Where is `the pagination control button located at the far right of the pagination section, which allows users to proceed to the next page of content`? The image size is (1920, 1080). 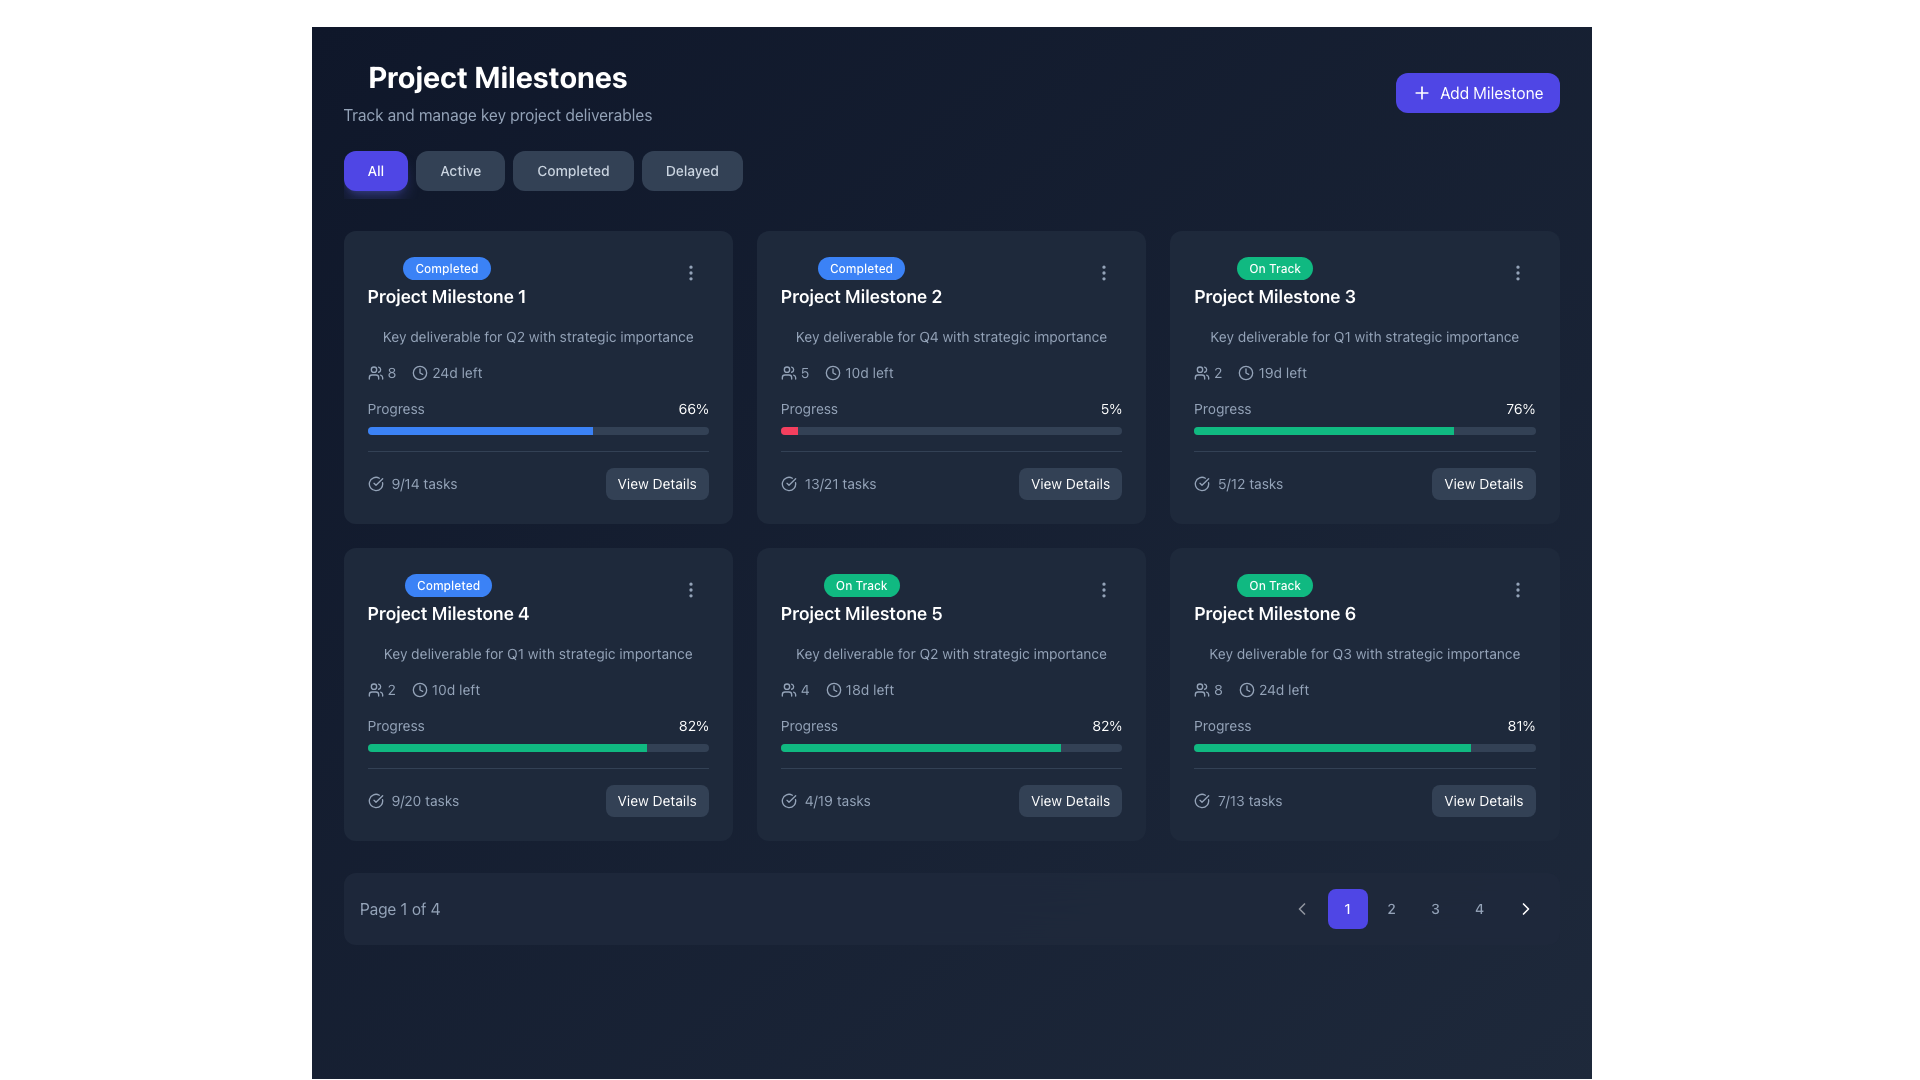
the pagination control button located at the far right of the pagination section, which allows users to proceed to the next page of content is located at coordinates (1524, 909).